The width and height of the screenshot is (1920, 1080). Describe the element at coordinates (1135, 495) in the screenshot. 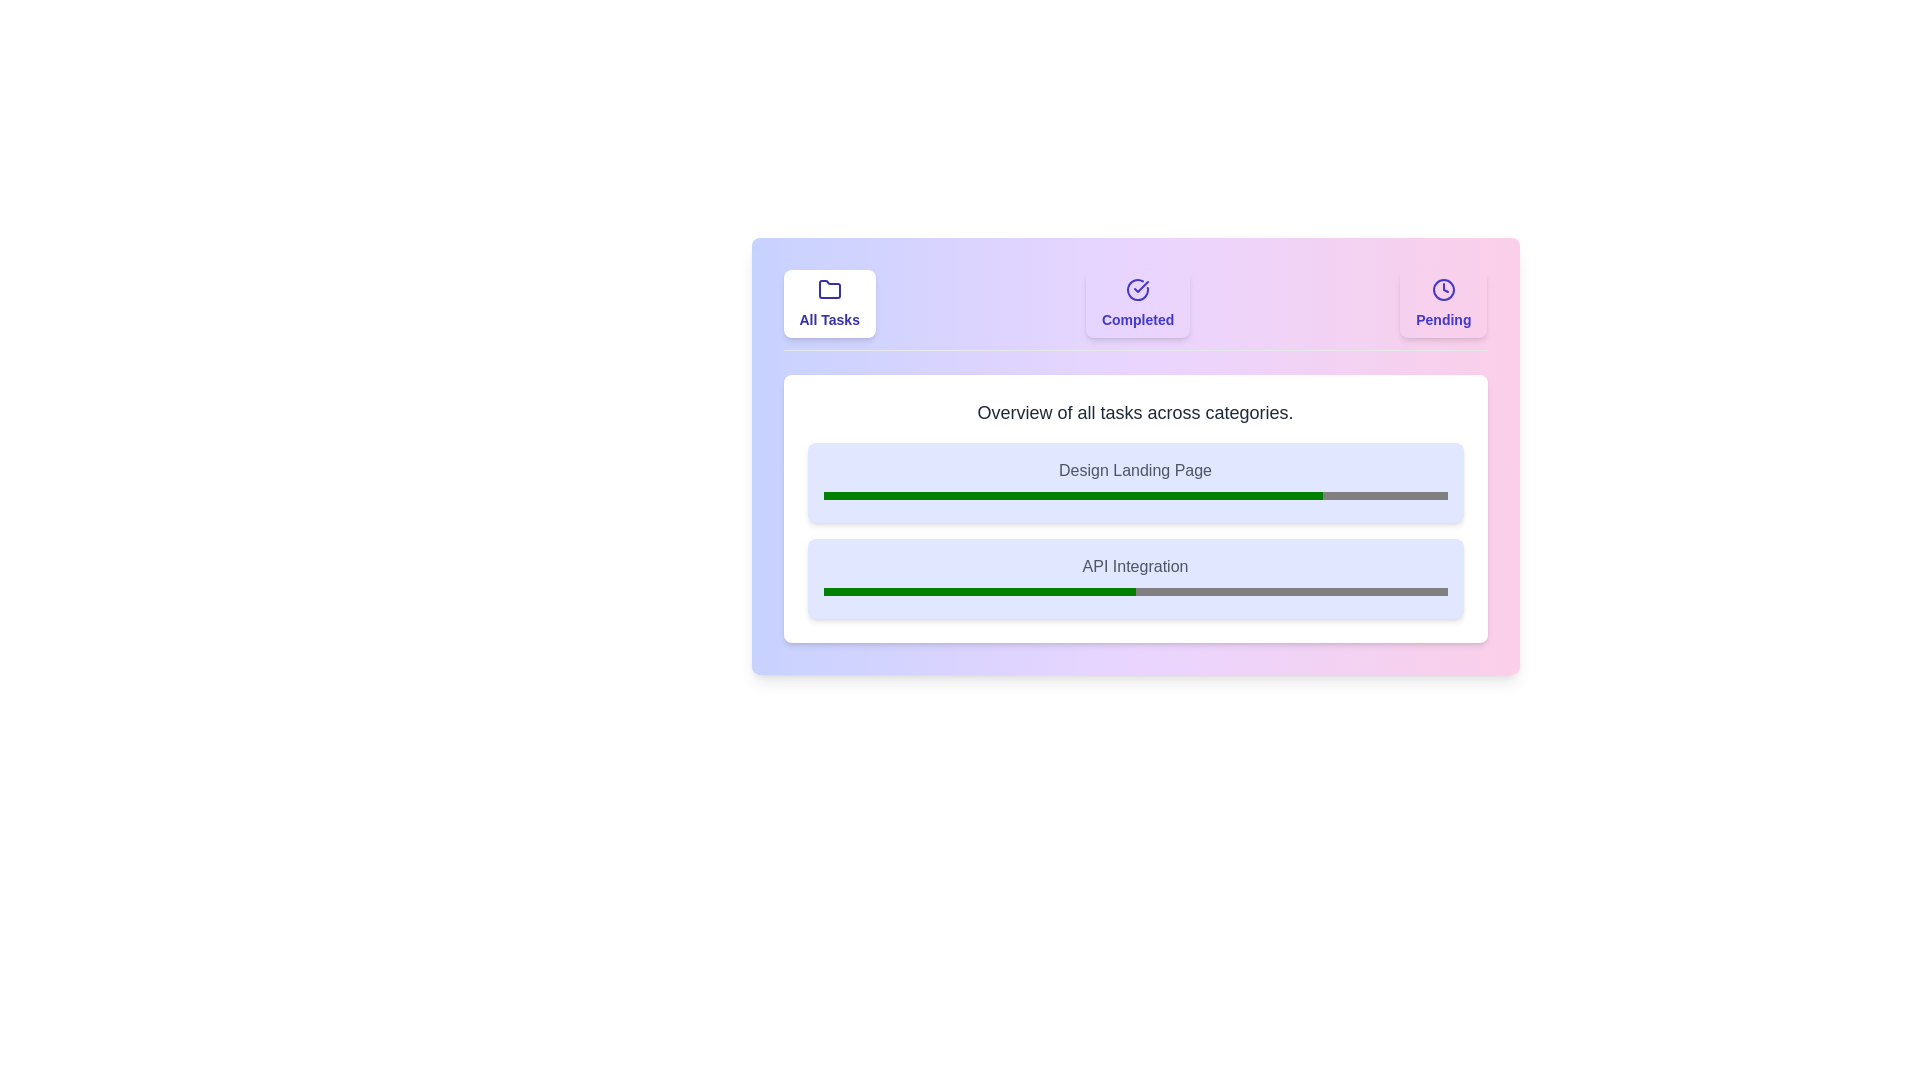

I see `the horizontal progress bar with curved ends, filled 80% in red, located directly below the 'Design Landing Page' text` at that location.